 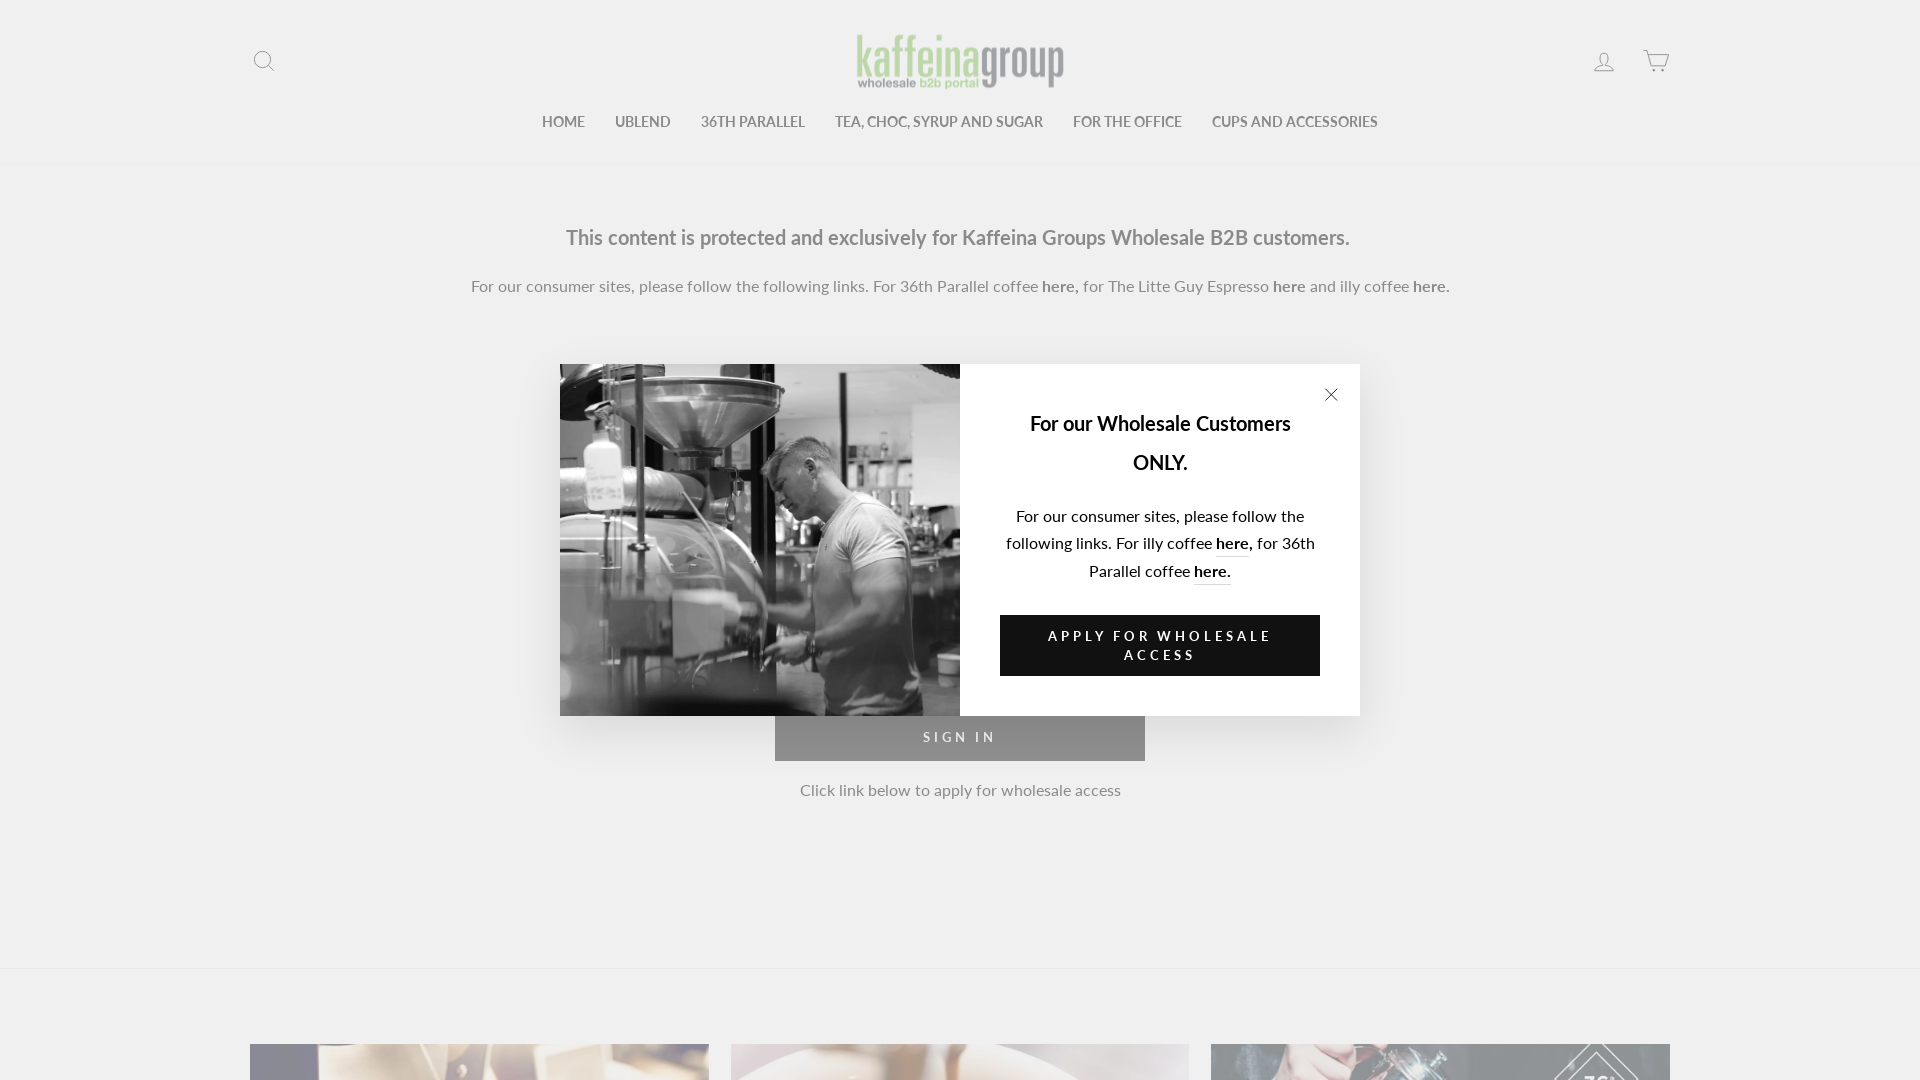 I want to click on 'TEA, CHOC, SYRUP AND SUGAR', so click(x=938, y=122).